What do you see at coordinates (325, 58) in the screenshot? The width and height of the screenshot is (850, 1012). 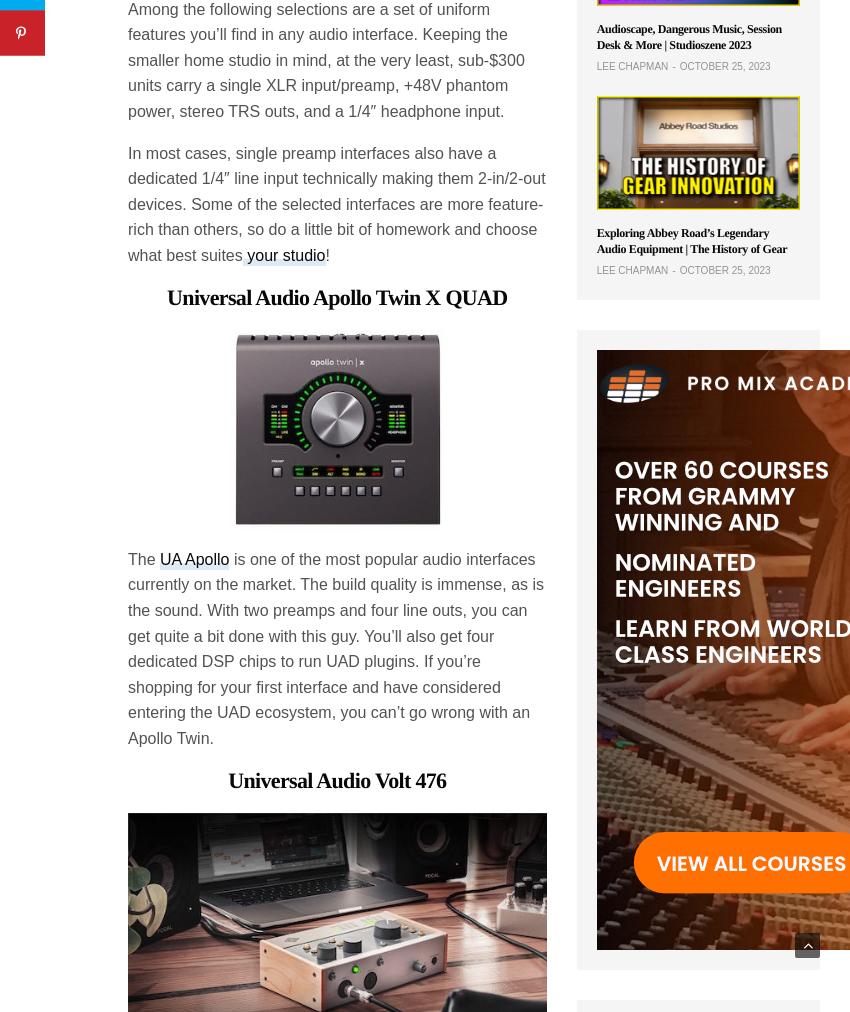 I see `'Among the following selections are a set of uniform features you’ll find in any audio interface. Keeping the smaller home studio in mind, at the very least, sub-$300 units carry a single XLR input/preamp, +48V phantom power, stereo TRS outs, and a 1/4″ headphone input.'` at bounding box center [325, 58].